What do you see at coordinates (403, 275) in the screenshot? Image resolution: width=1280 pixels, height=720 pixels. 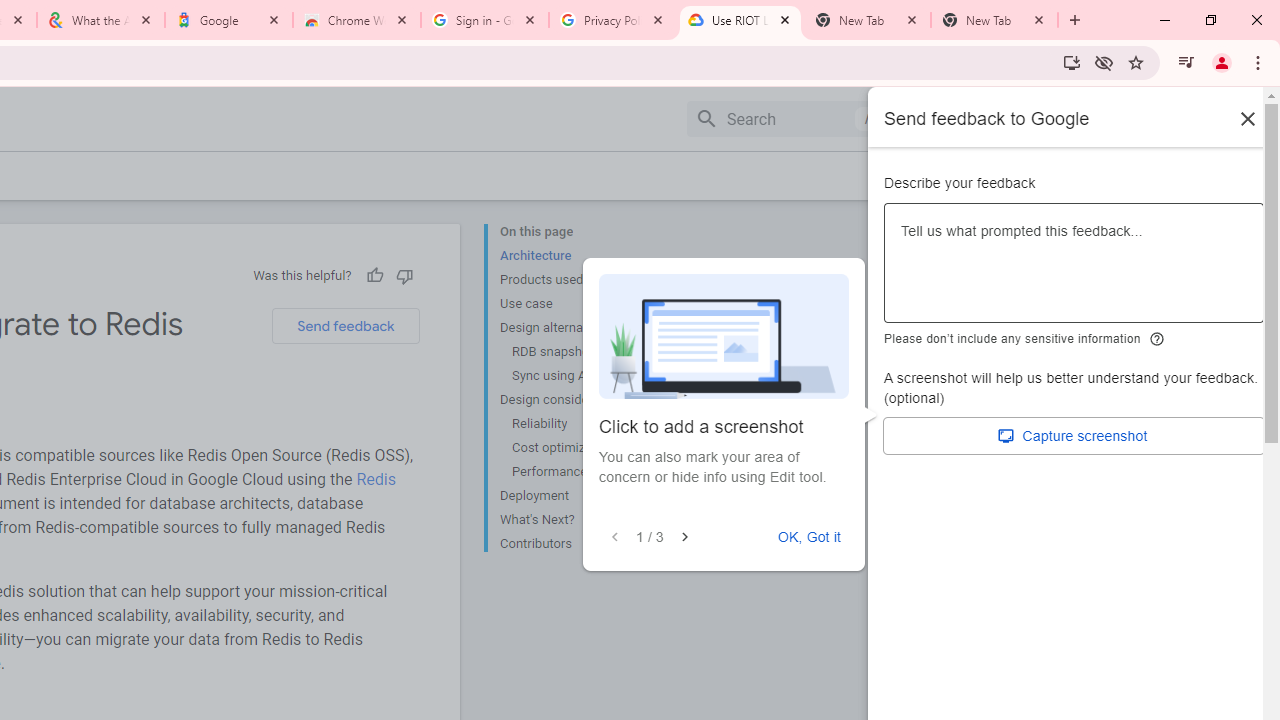 I see `'Not helpful'` at bounding box center [403, 275].